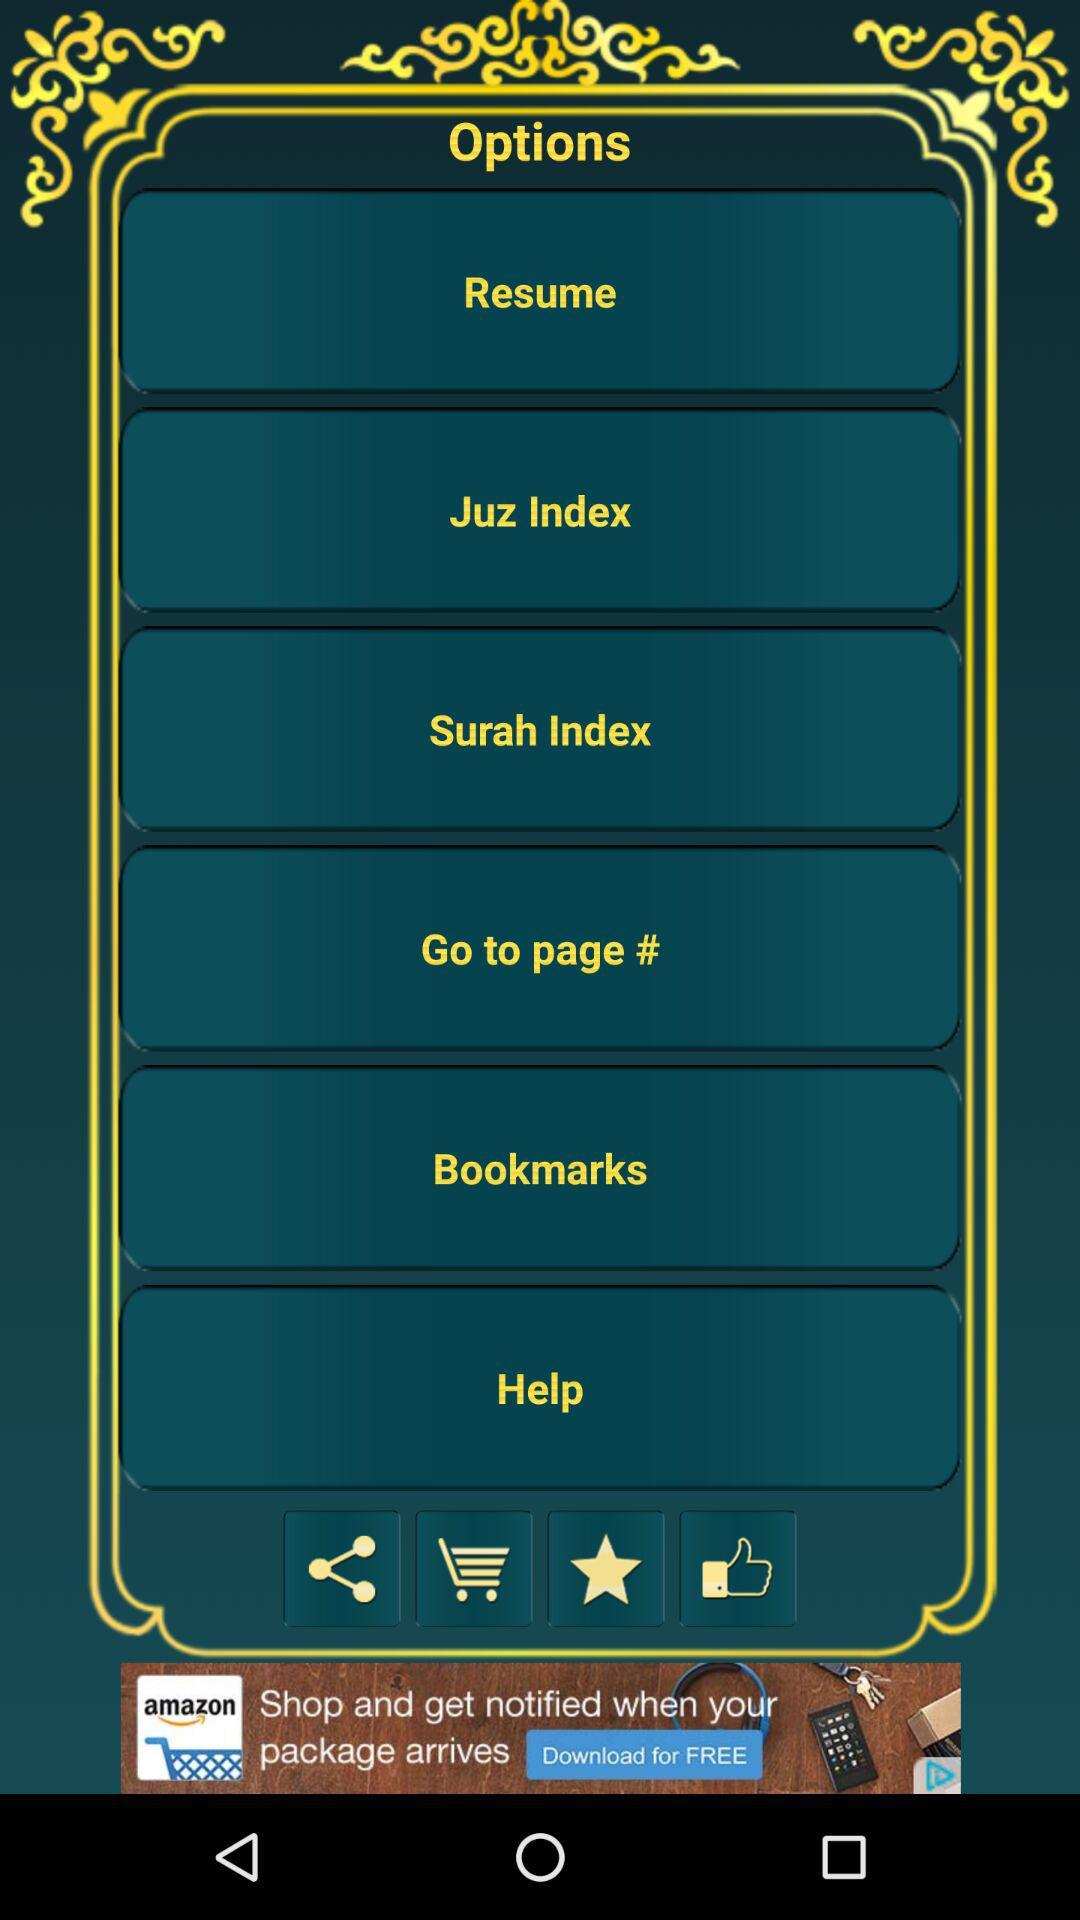 The height and width of the screenshot is (1920, 1080). What do you see at coordinates (474, 1679) in the screenshot?
I see `the cart icon` at bounding box center [474, 1679].